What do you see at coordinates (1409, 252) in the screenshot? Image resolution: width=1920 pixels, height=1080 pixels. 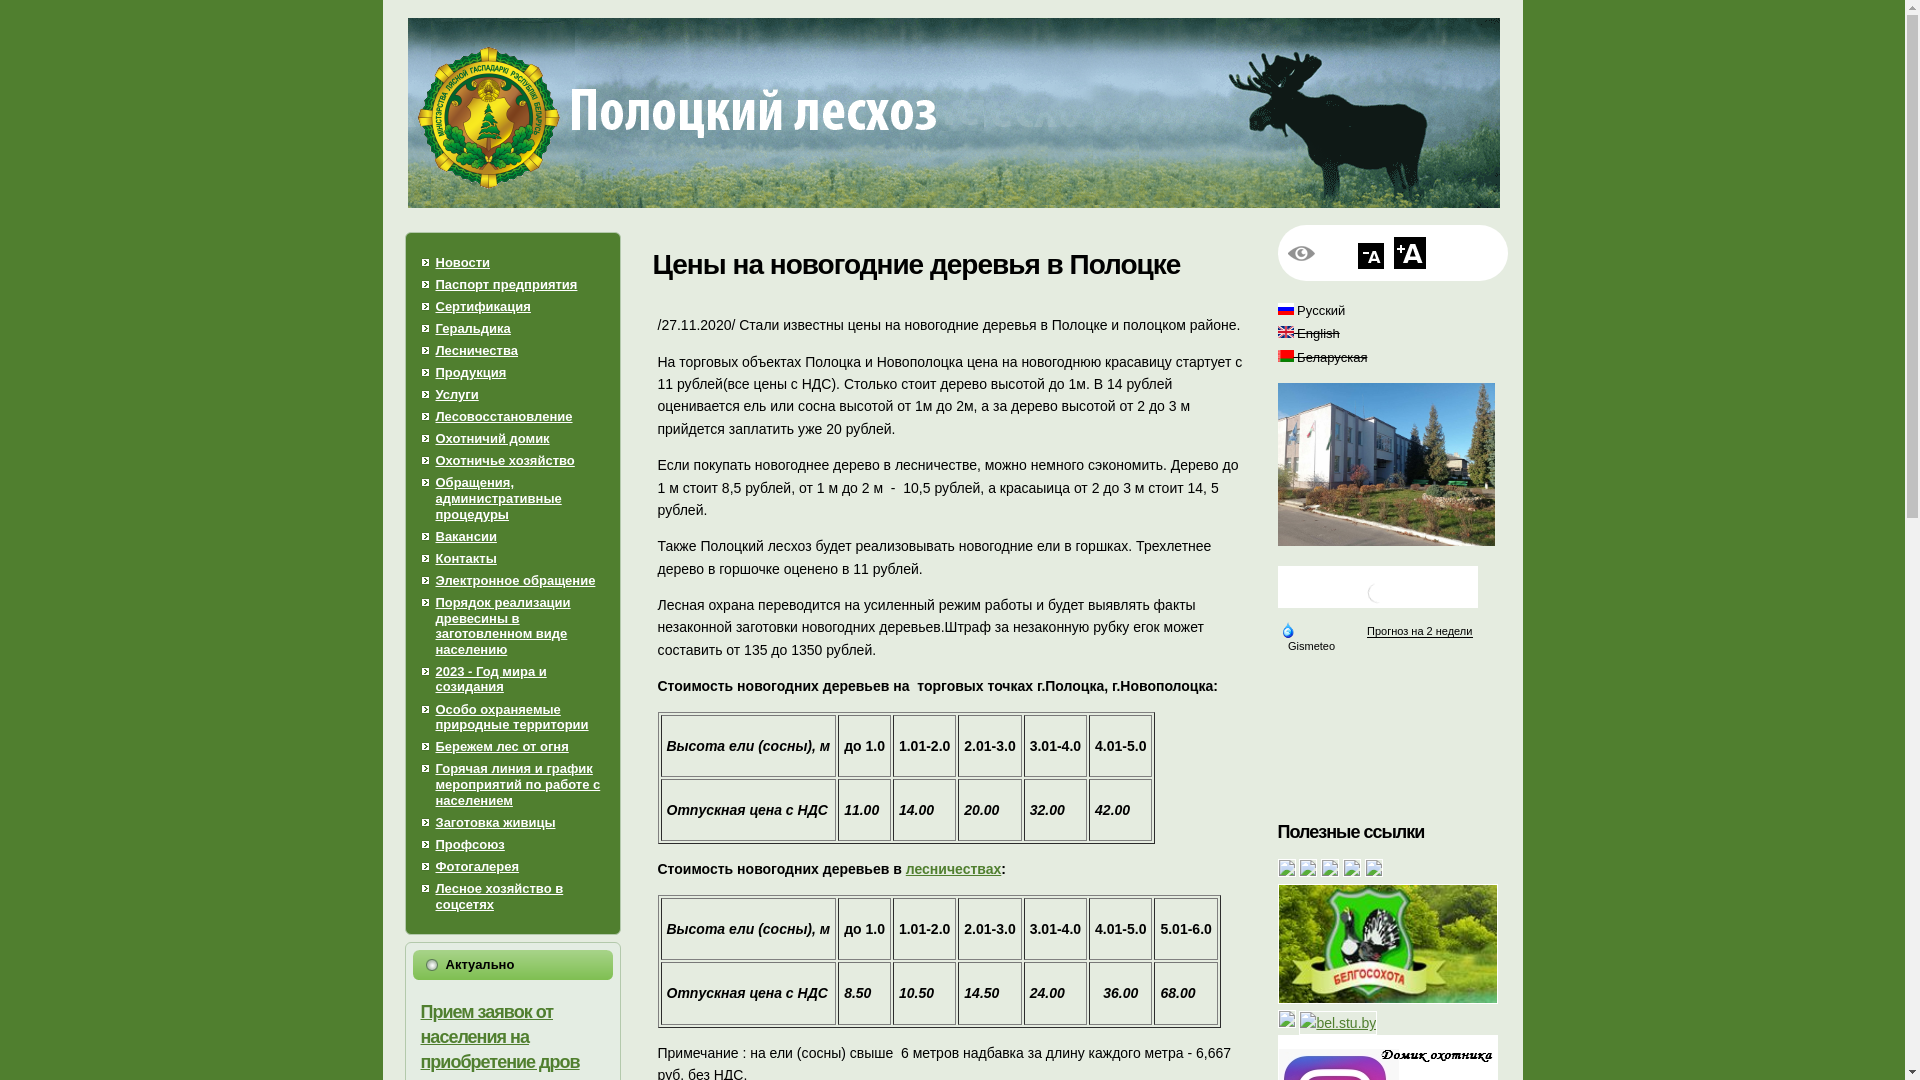 I see `'A'` at bounding box center [1409, 252].